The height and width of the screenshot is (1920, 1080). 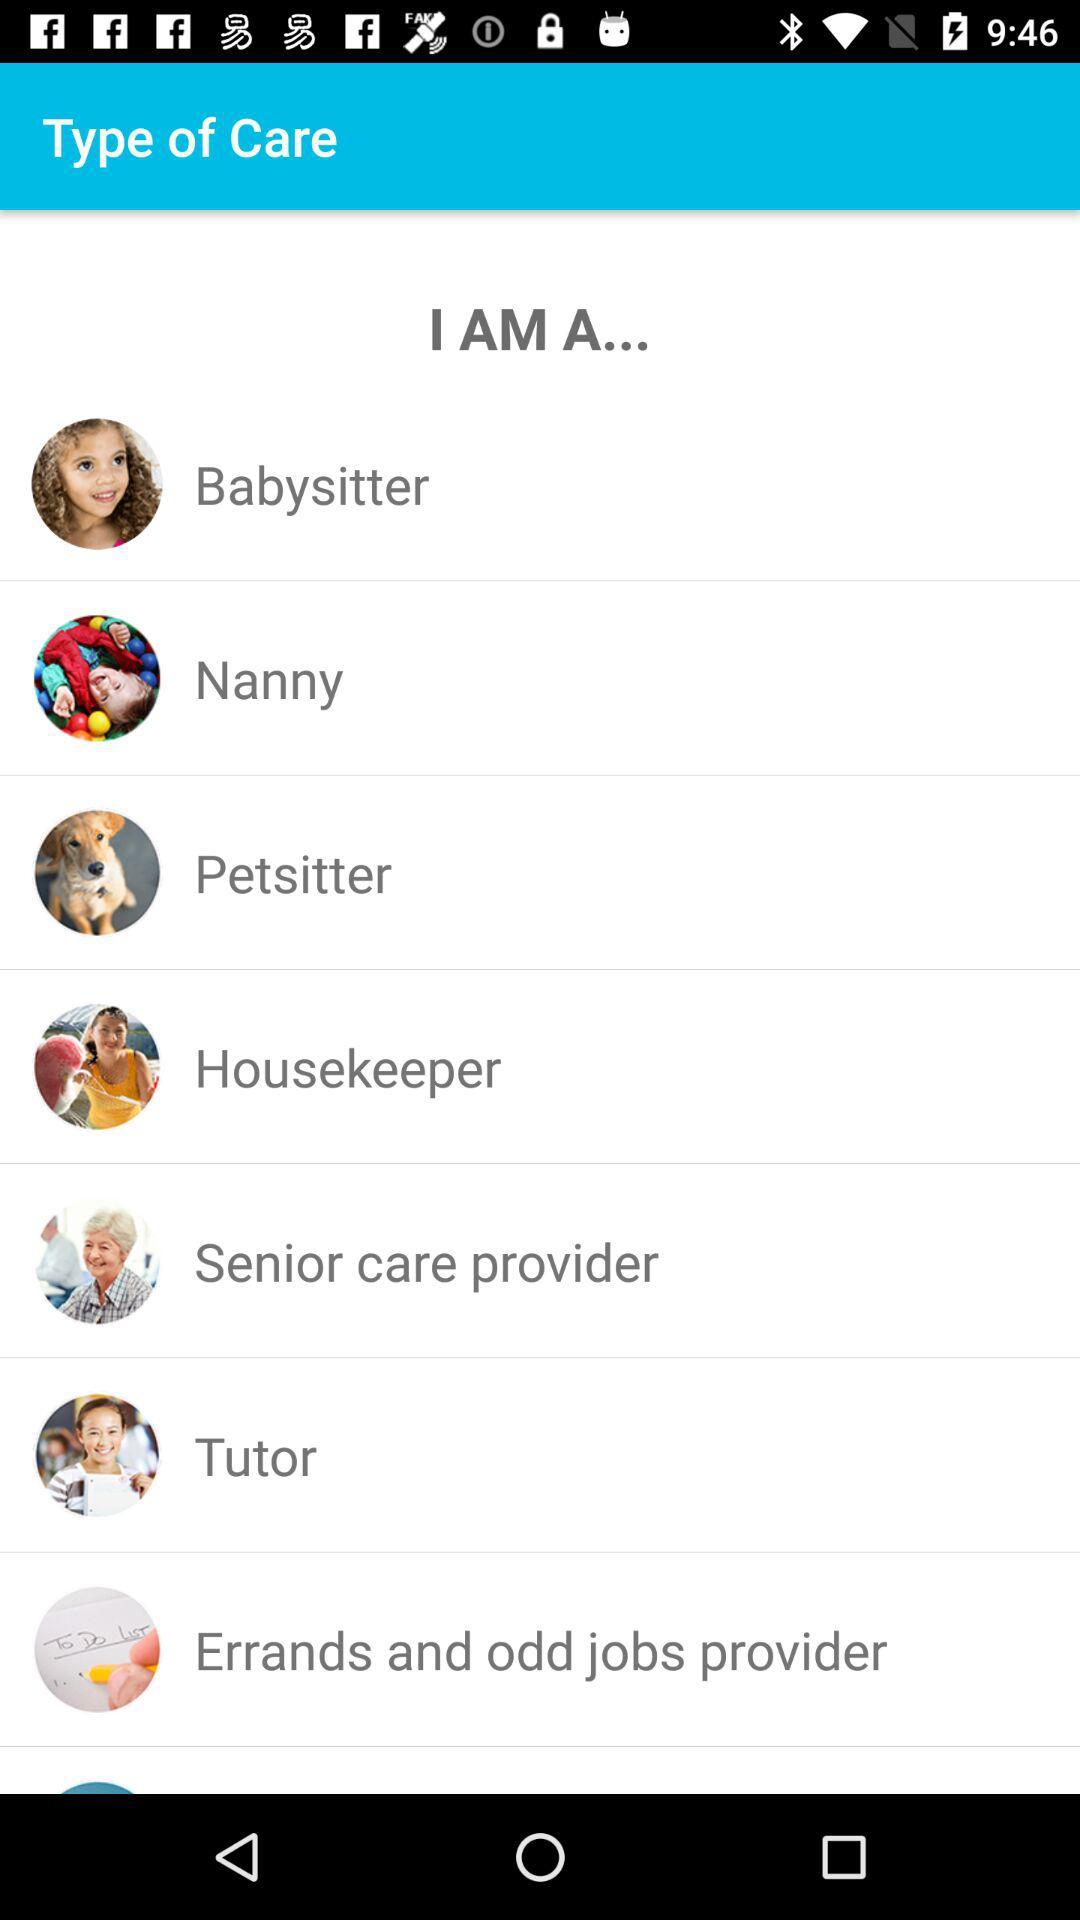 What do you see at coordinates (97, 1455) in the screenshot?
I see `tutor profile picture` at bounding box center [97, 1455].